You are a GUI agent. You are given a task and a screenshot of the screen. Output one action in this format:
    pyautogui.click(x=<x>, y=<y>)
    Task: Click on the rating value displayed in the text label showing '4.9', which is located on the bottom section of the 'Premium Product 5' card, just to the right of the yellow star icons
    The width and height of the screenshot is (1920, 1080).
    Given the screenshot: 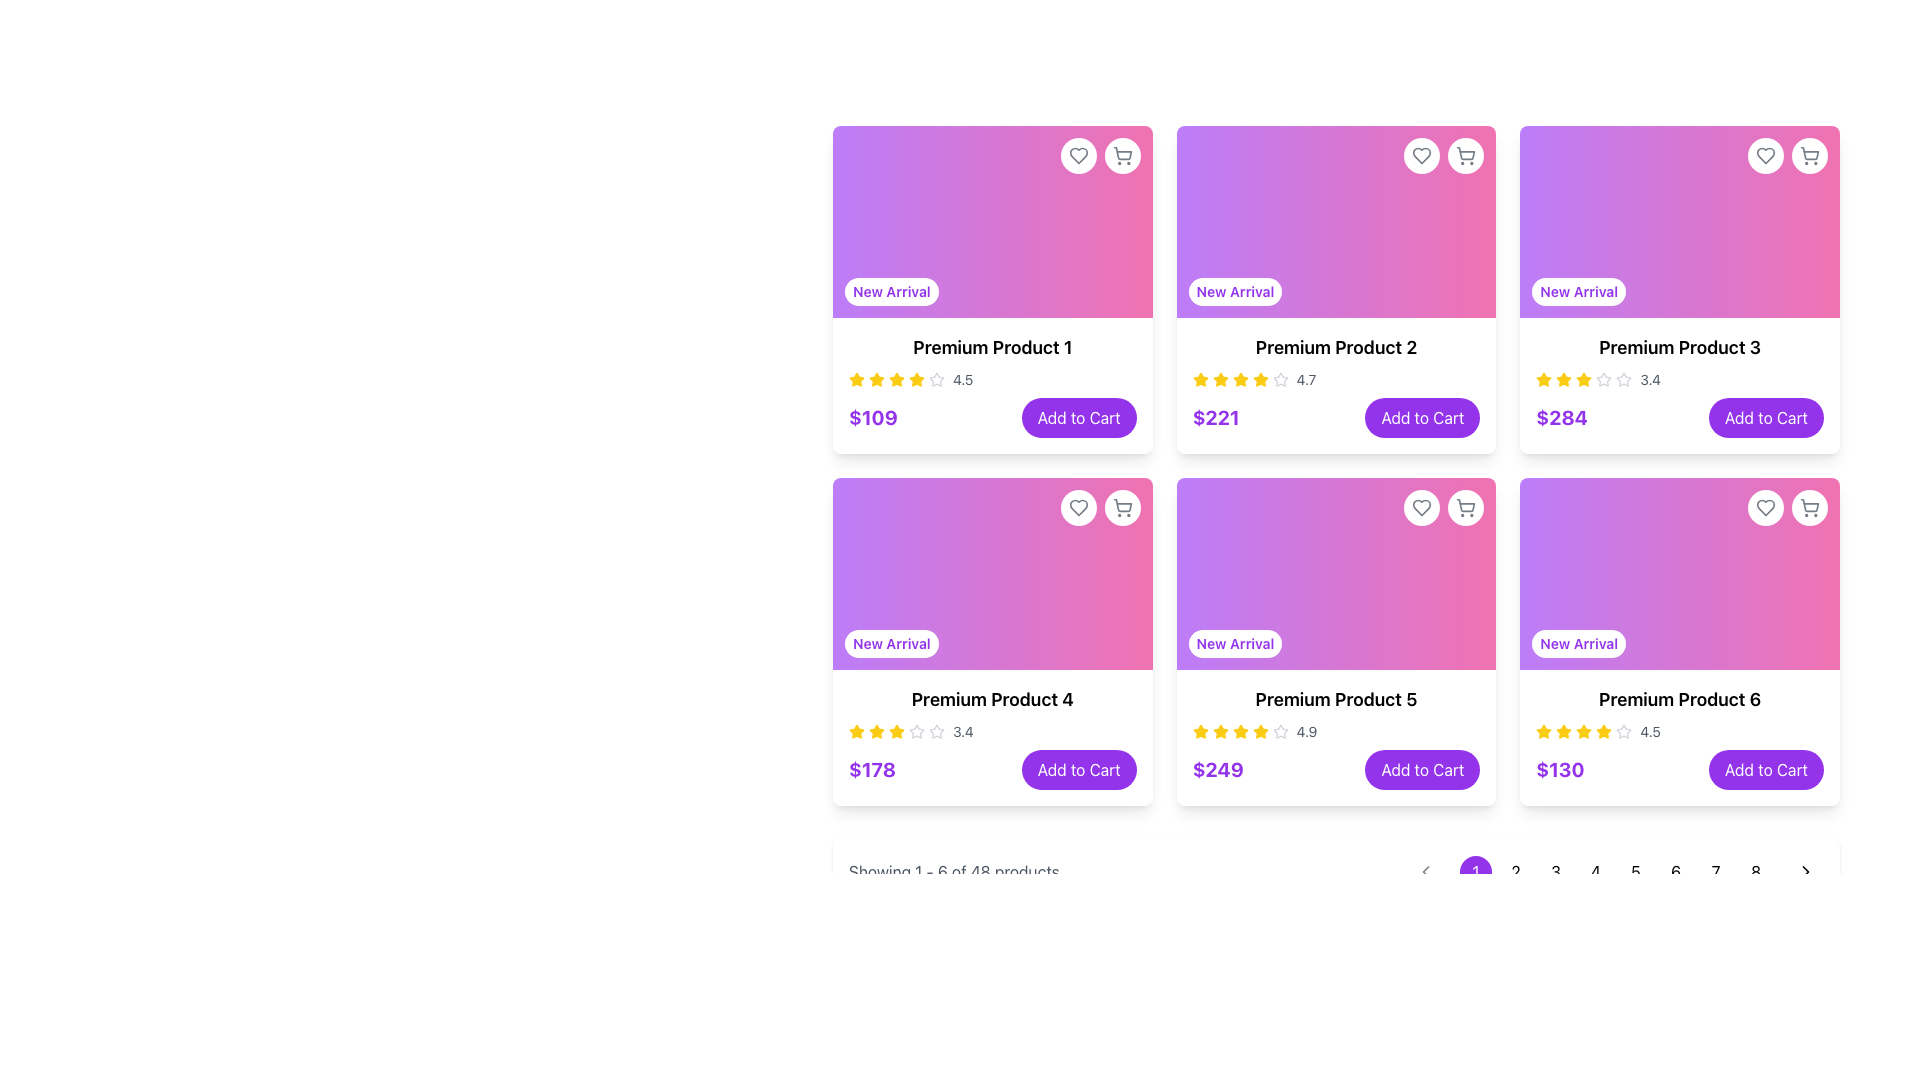 What is the action you would take?
    pyautogui.click(x=1306, y=732)
    